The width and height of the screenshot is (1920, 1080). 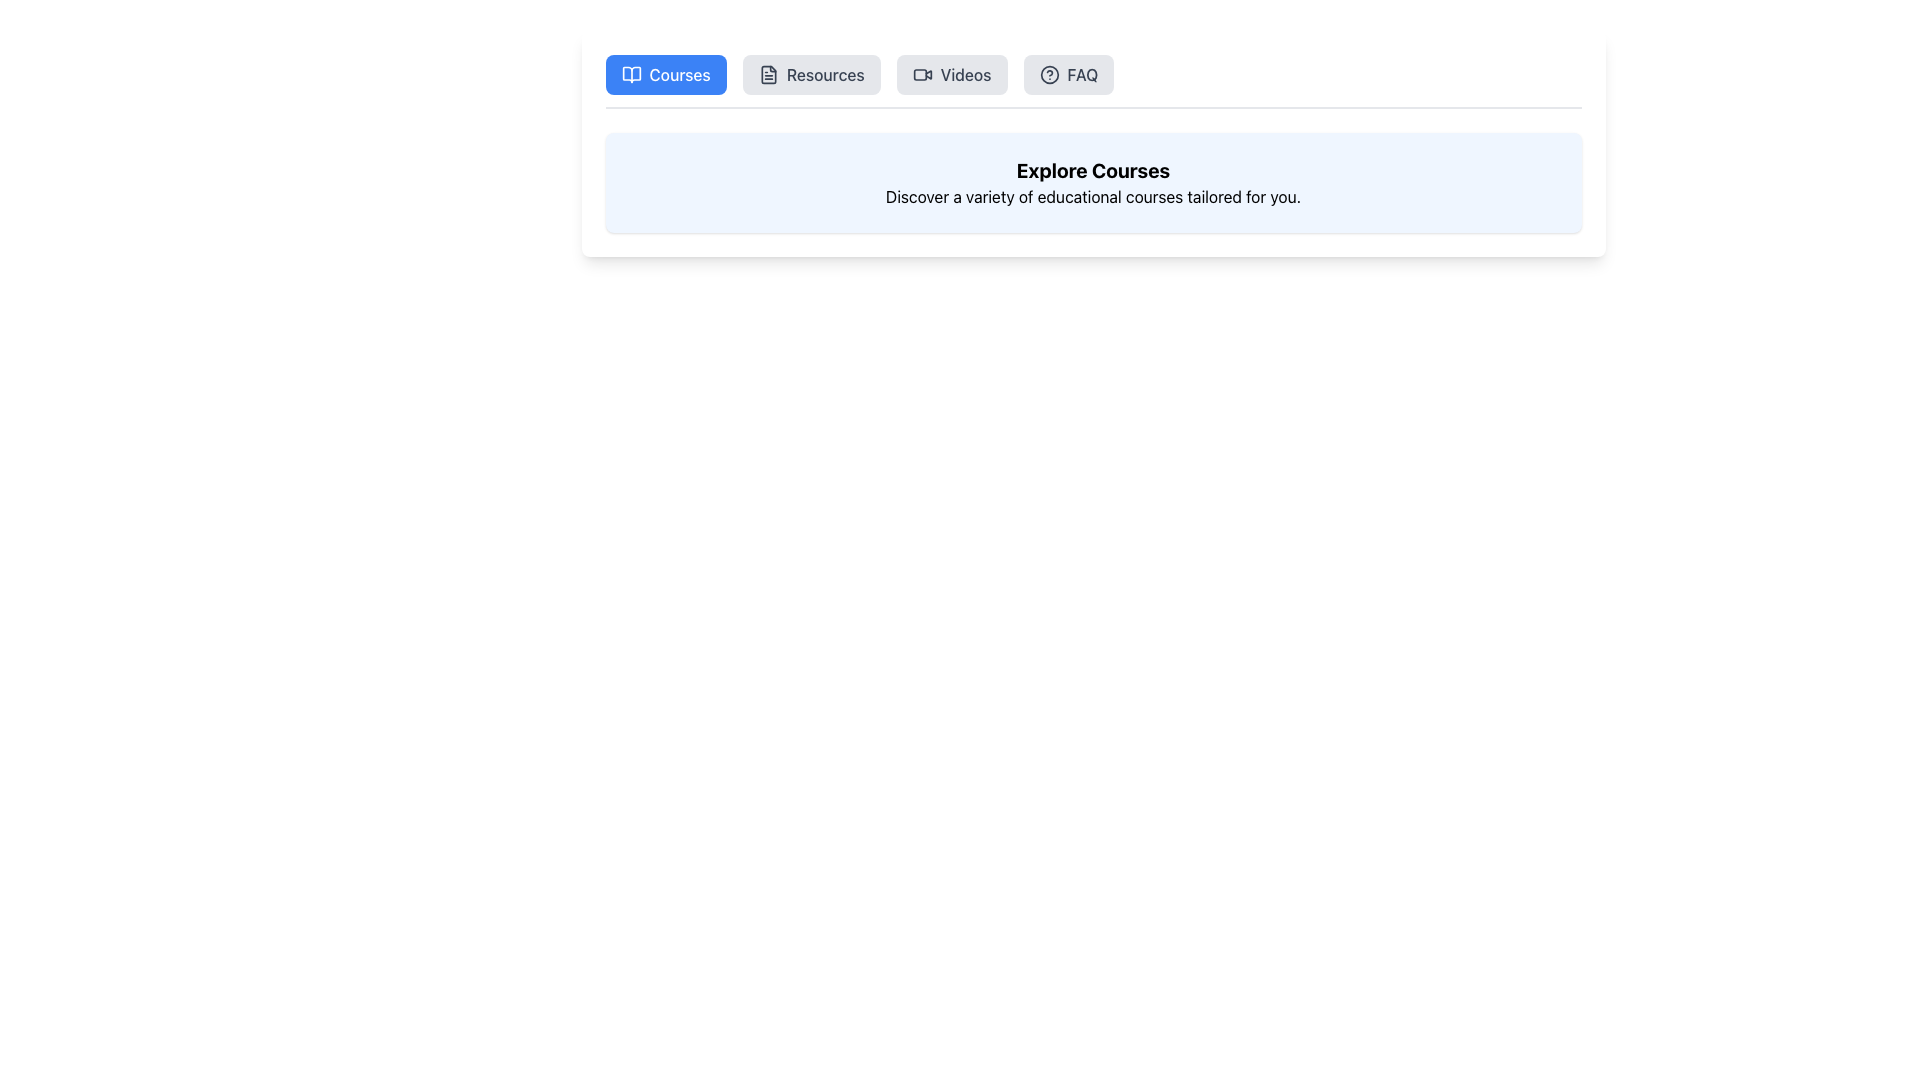 What do you see at coordinates (767, 73) in the screenshot?
I see `the minimalist document icon located in the navigation bar, which is the second element to the right of the 'Courses' button and to the left of the 'Videos' button` at bounding box center [767, 73].